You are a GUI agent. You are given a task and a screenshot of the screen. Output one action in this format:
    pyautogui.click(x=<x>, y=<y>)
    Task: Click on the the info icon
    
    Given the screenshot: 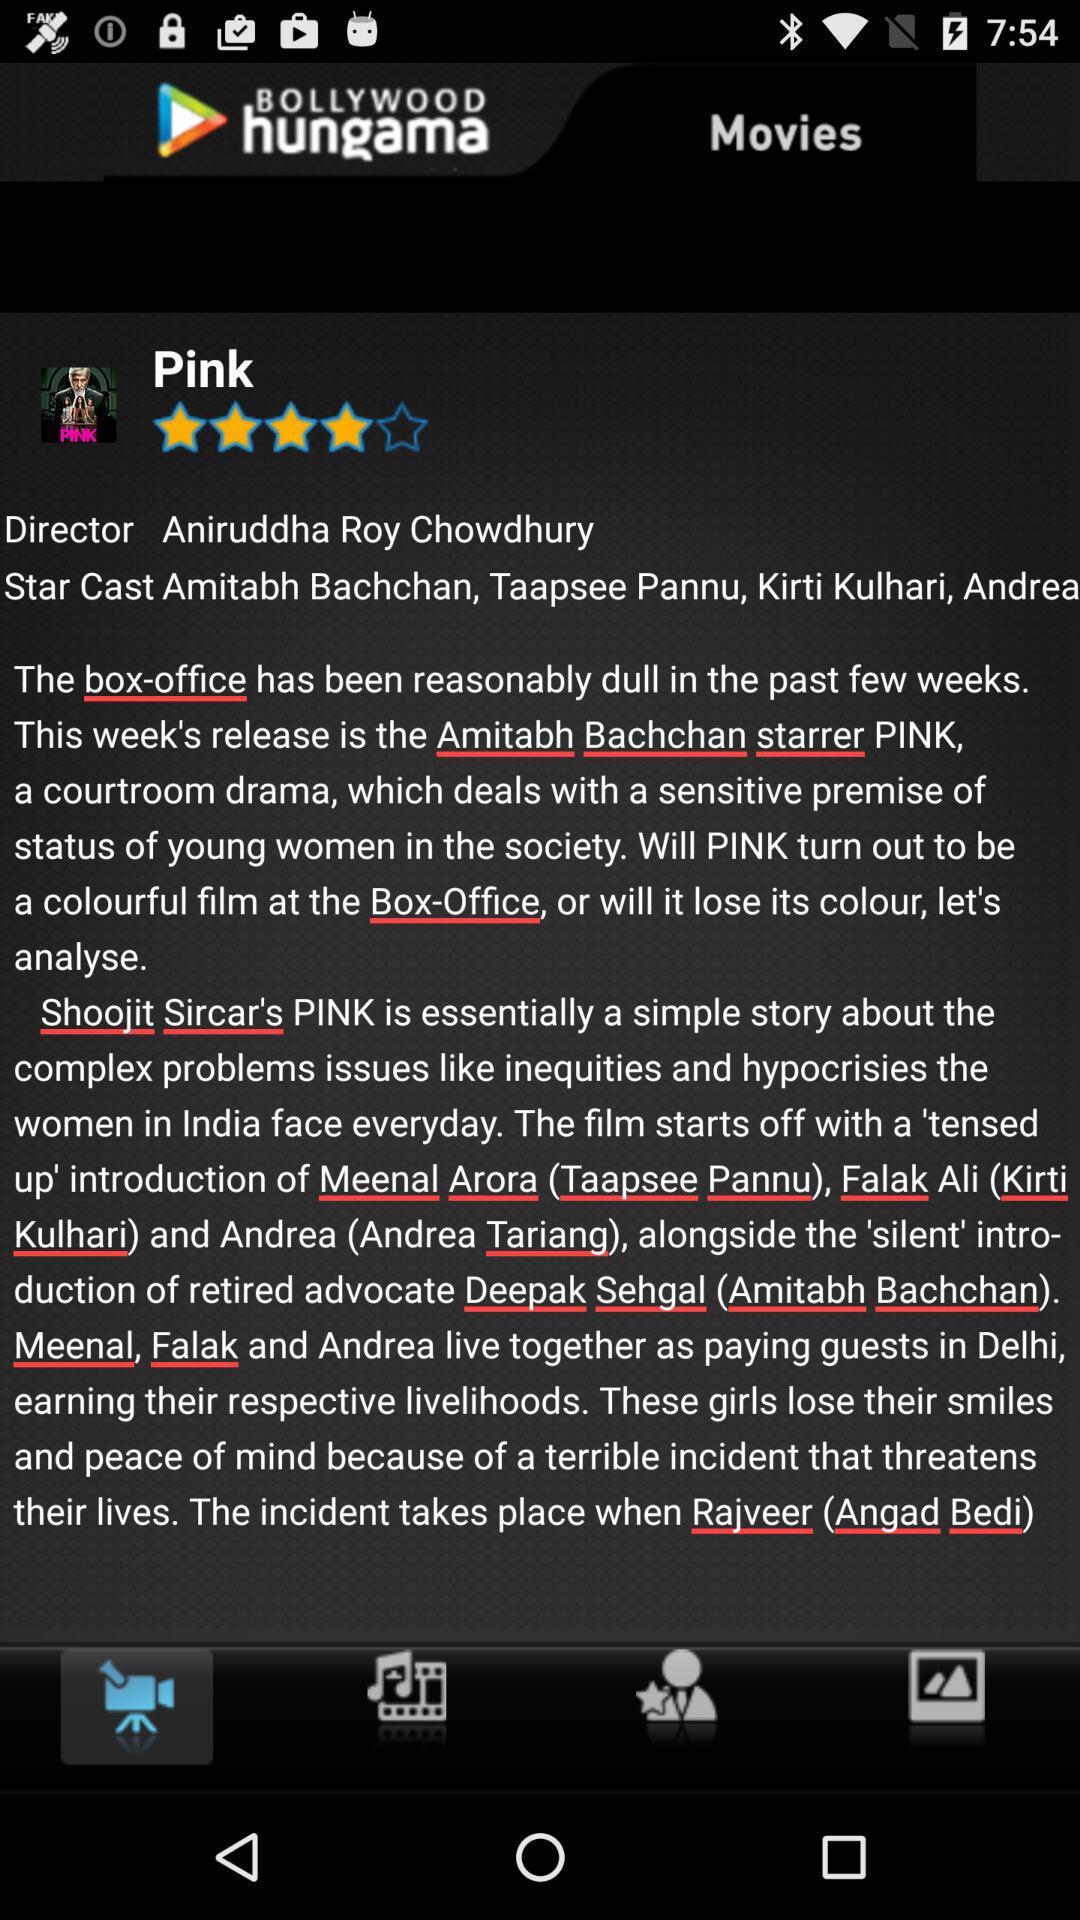 What is the action you would take?
    pyautogui.click(x=405, y=1817)
    